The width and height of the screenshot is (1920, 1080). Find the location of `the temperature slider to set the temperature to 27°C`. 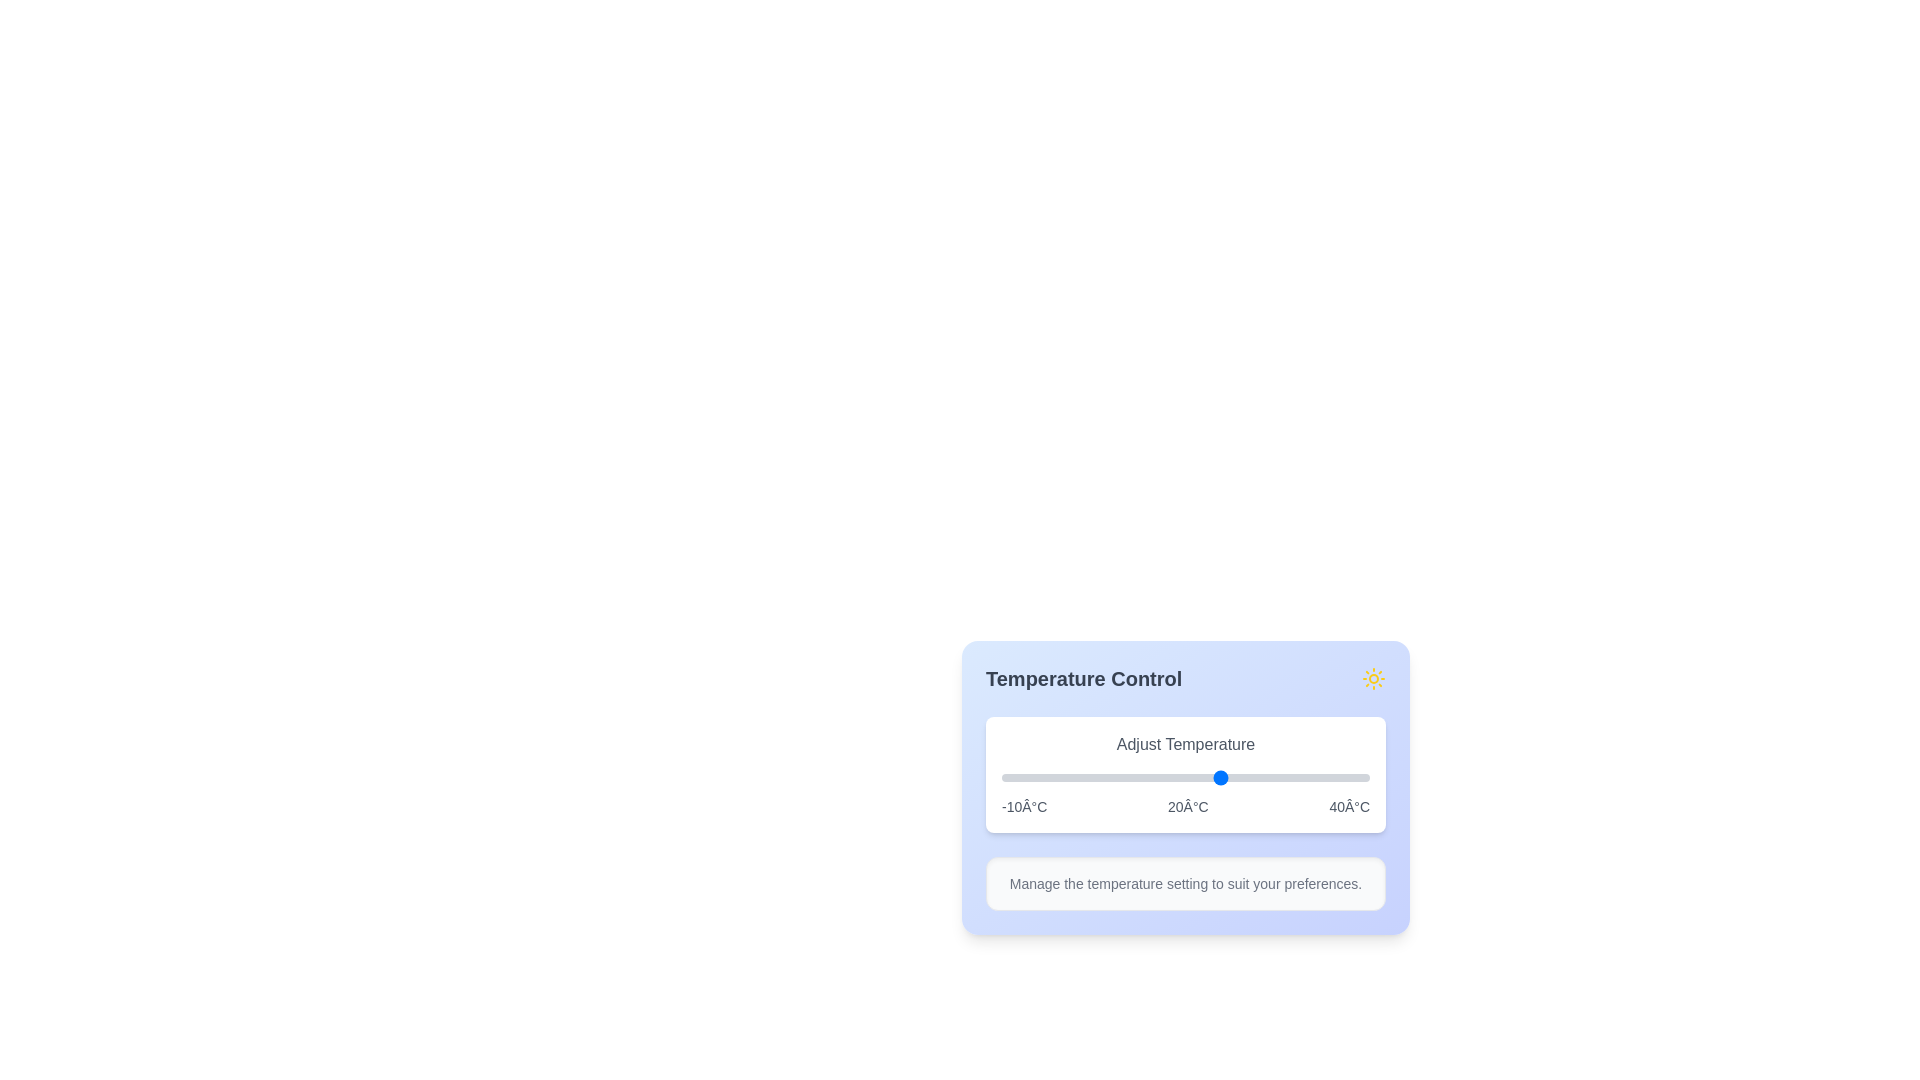

the temperature slider to set the temperature to 27°C is located at coordinates (1273, 777).